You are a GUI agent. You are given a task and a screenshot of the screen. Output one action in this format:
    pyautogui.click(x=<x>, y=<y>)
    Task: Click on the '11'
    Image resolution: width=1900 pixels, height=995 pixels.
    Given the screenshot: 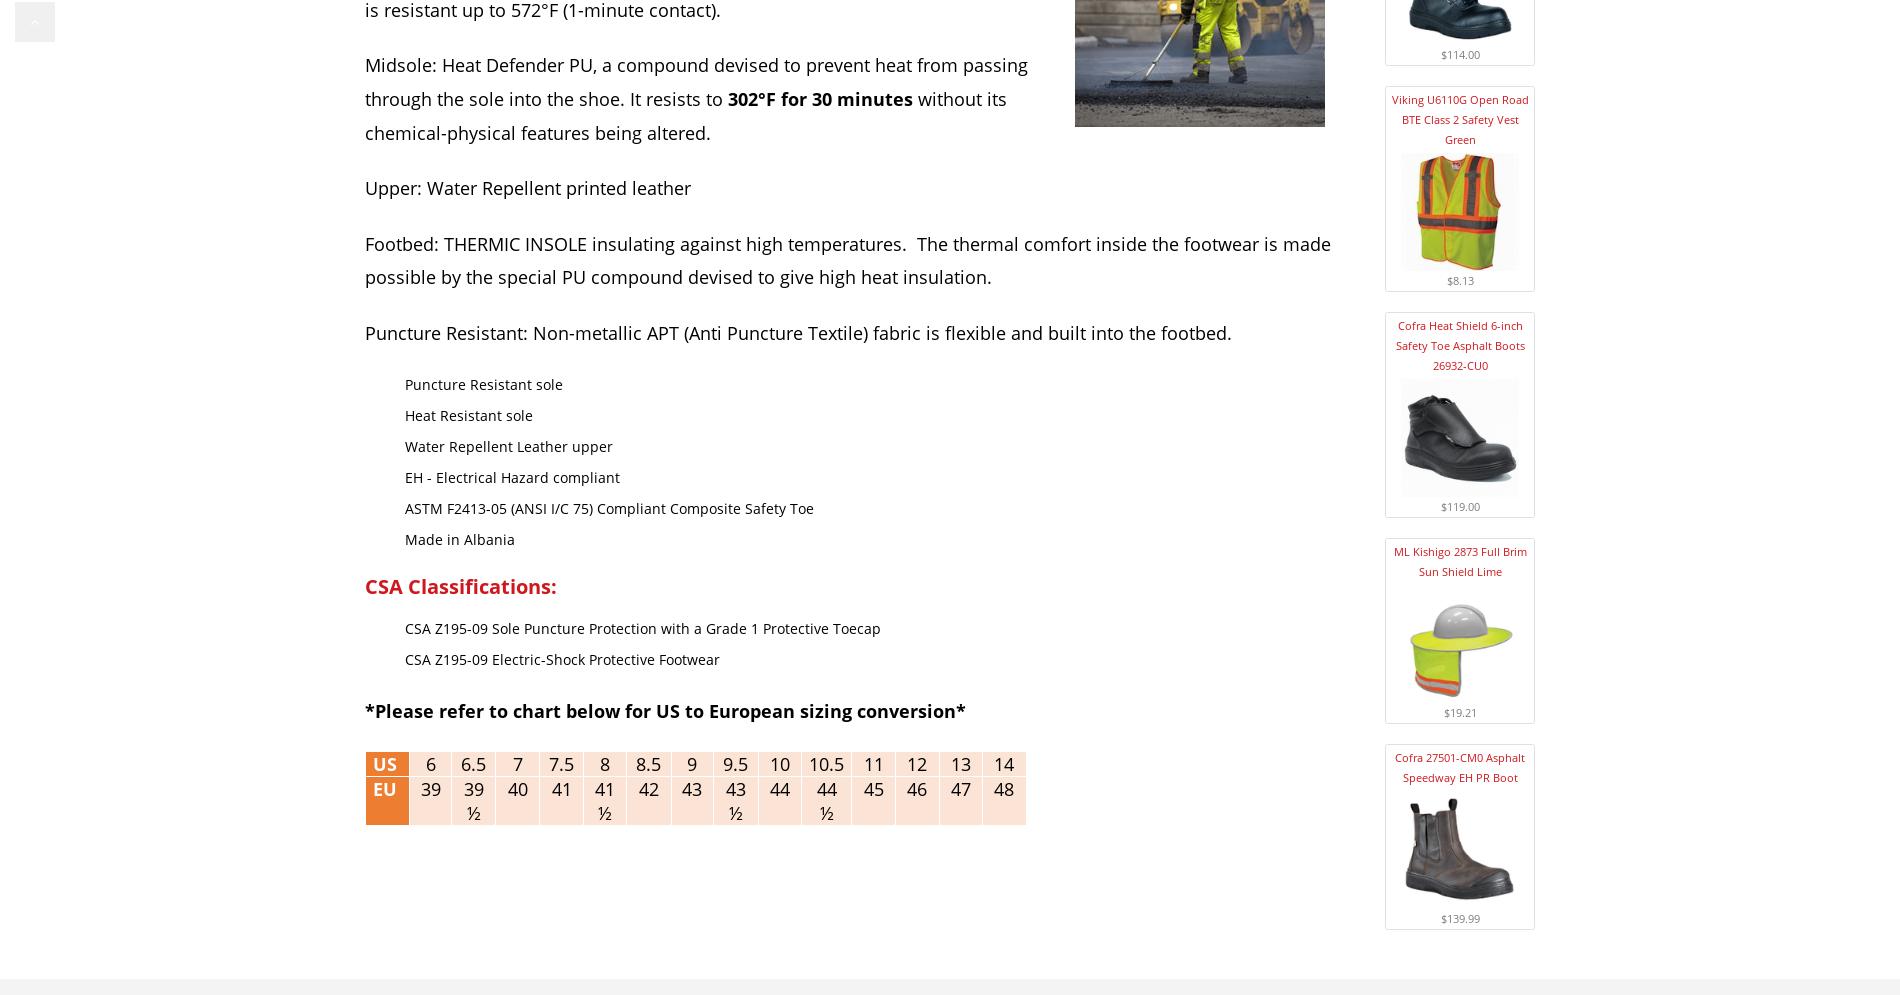 What is the action you would take?
    pyautogui.click(x=872, y=762)
    